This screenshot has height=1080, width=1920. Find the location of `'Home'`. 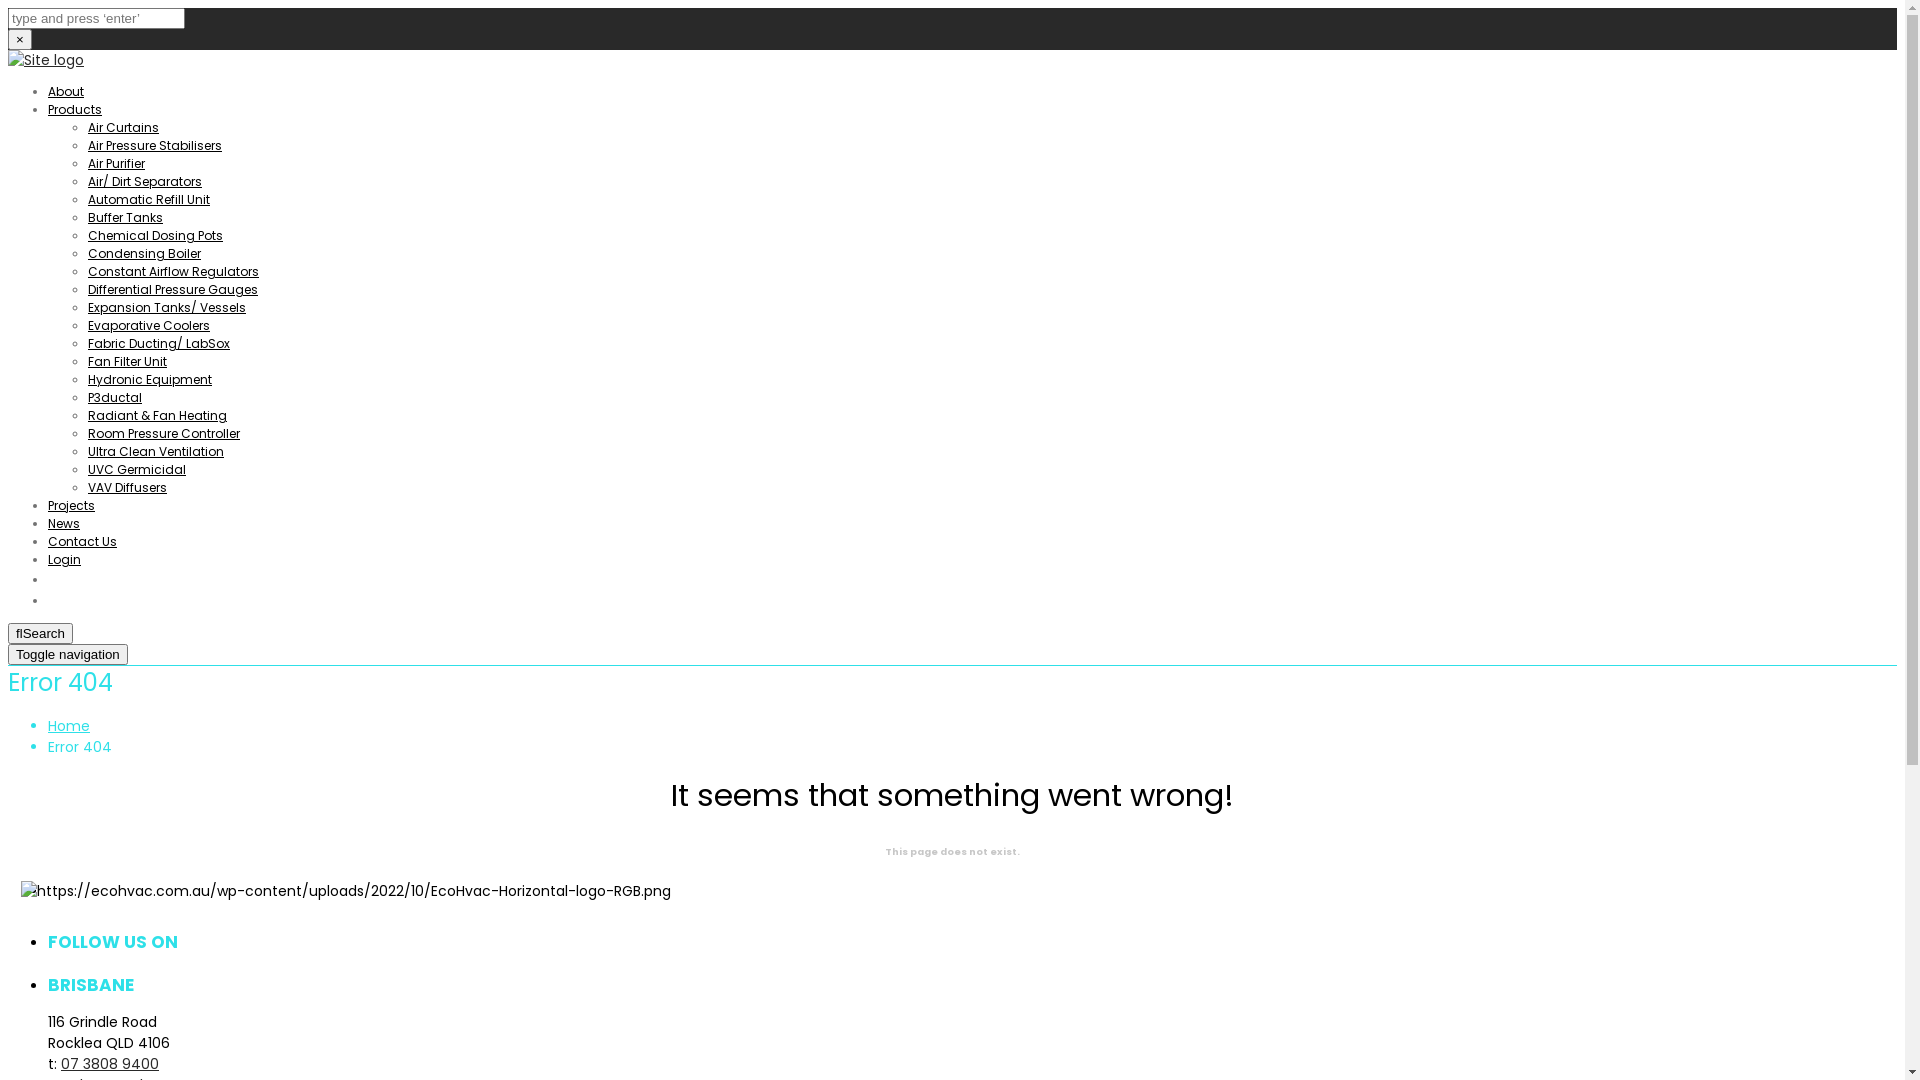

'Home' is located at coordinates (68, 725).